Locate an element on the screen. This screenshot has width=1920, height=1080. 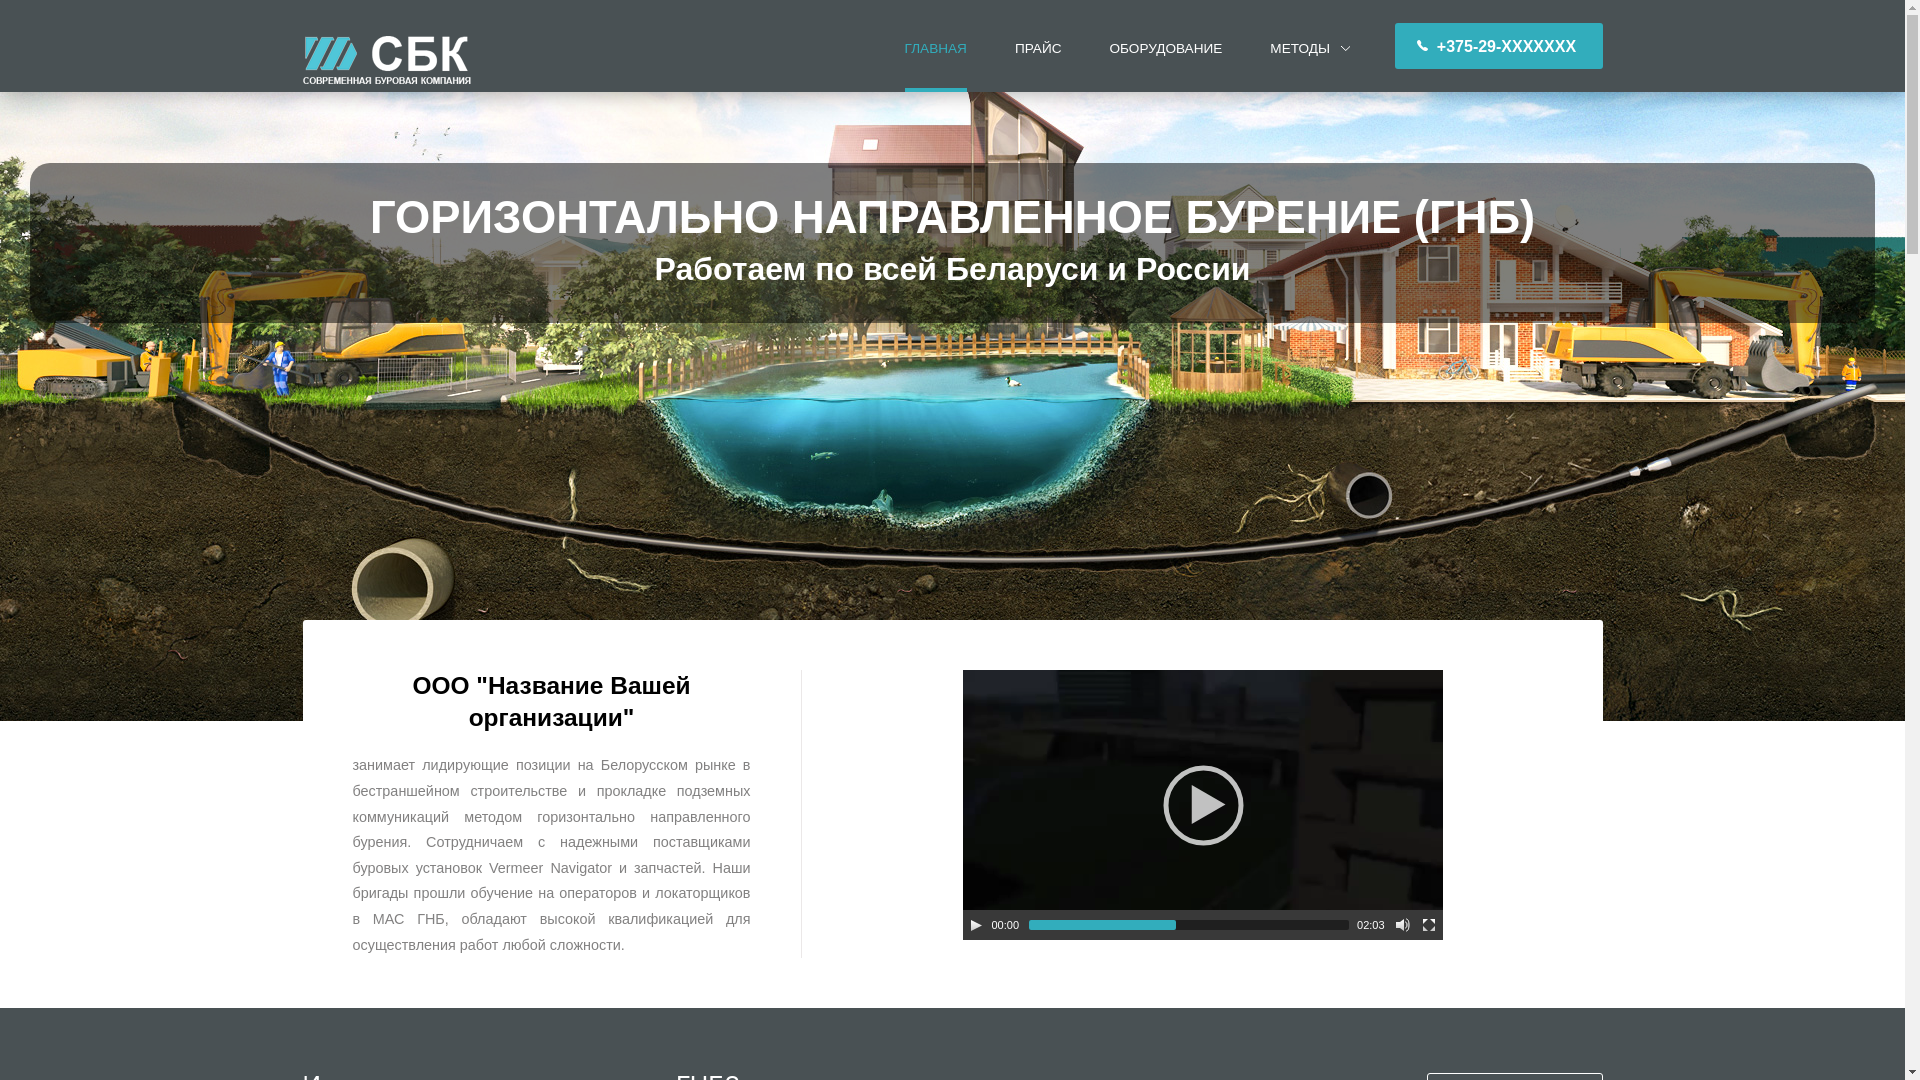
'Mute Toggle' is located at coordinates (1401, 925).